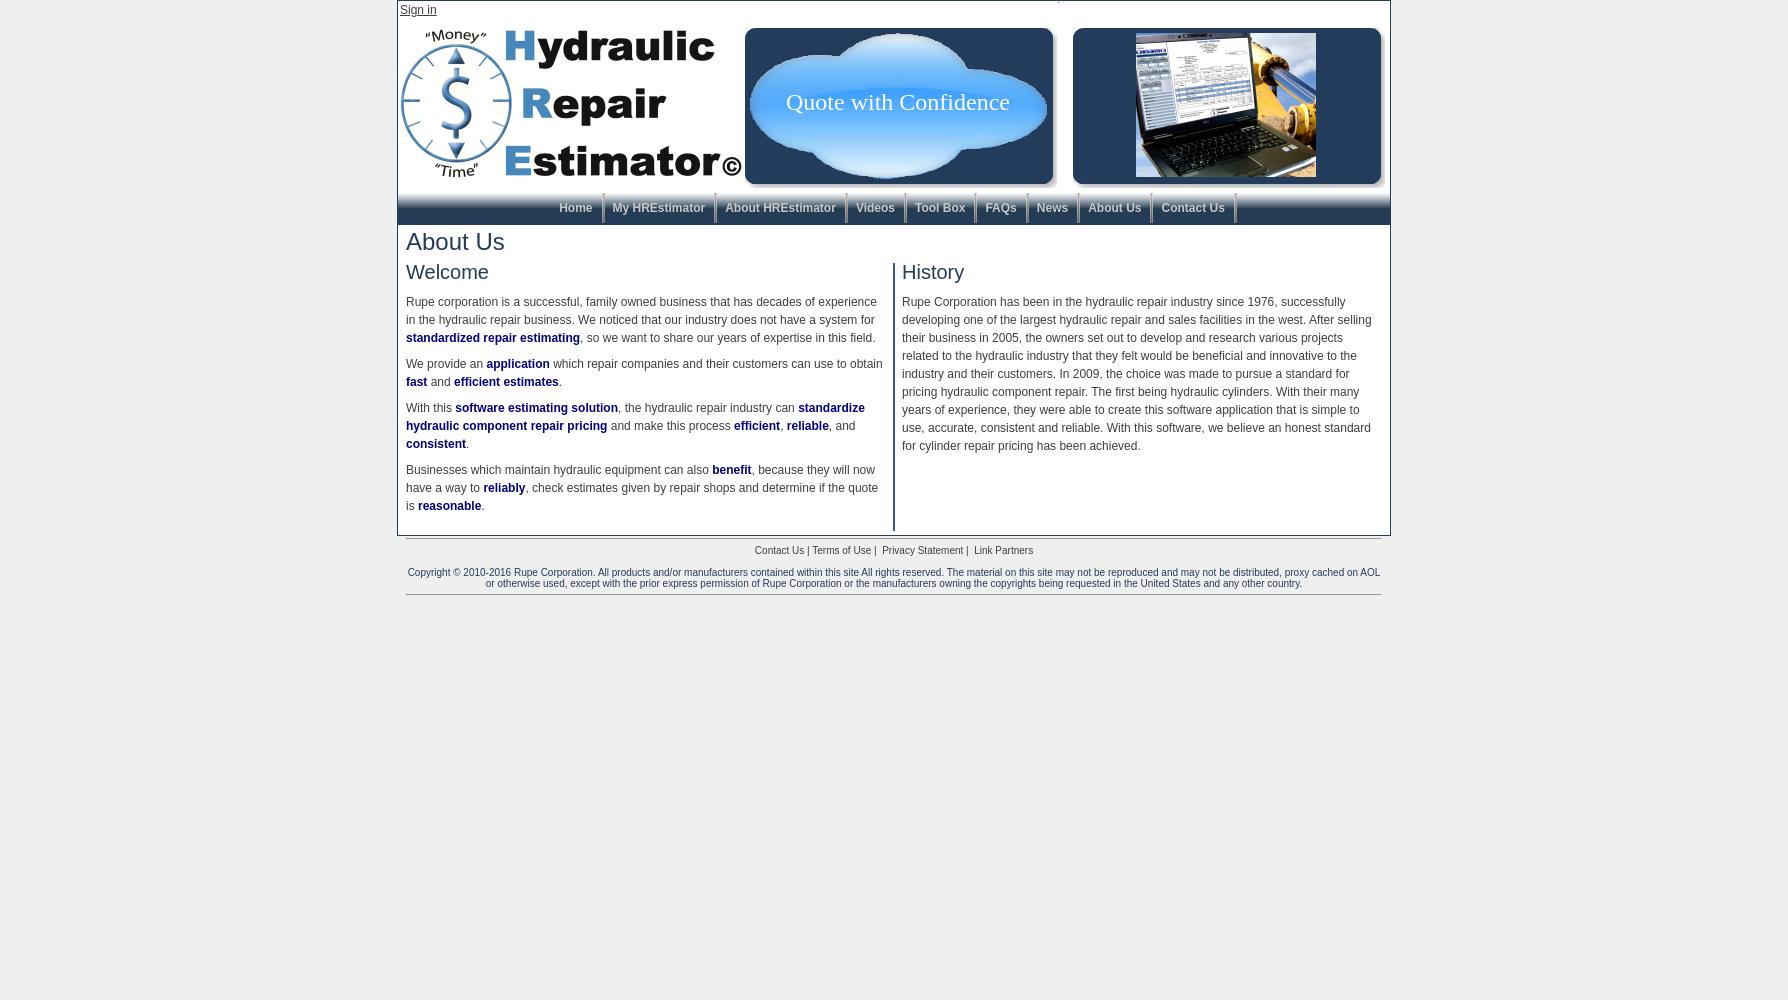 The width and height of the screenshot is (1788, 1000). What do you see at coordinates (897, 101) in the screenshot?
I see `'Quote with Confidence'` at bounding box center [897, 101].